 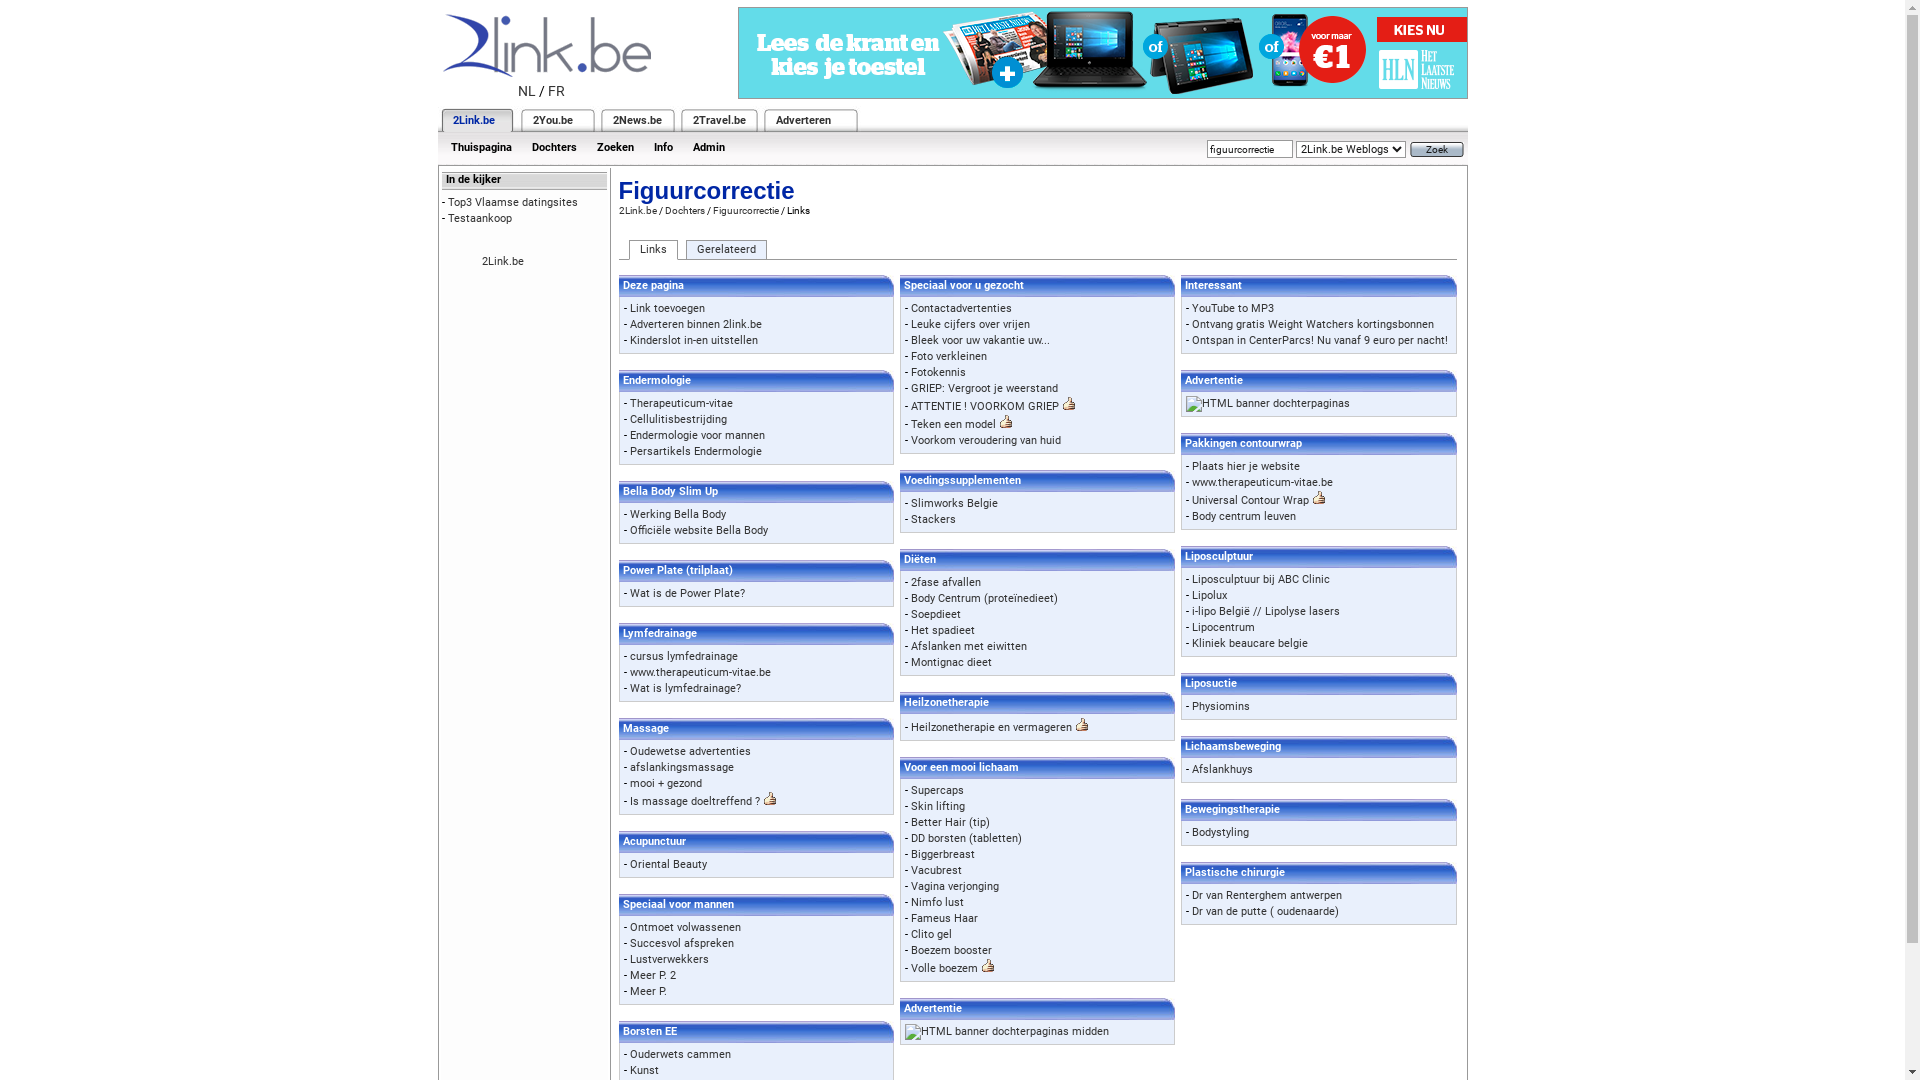 I want to click on 'Liposculptuur bij ABC Clinic', so click(x=1191, y=579).